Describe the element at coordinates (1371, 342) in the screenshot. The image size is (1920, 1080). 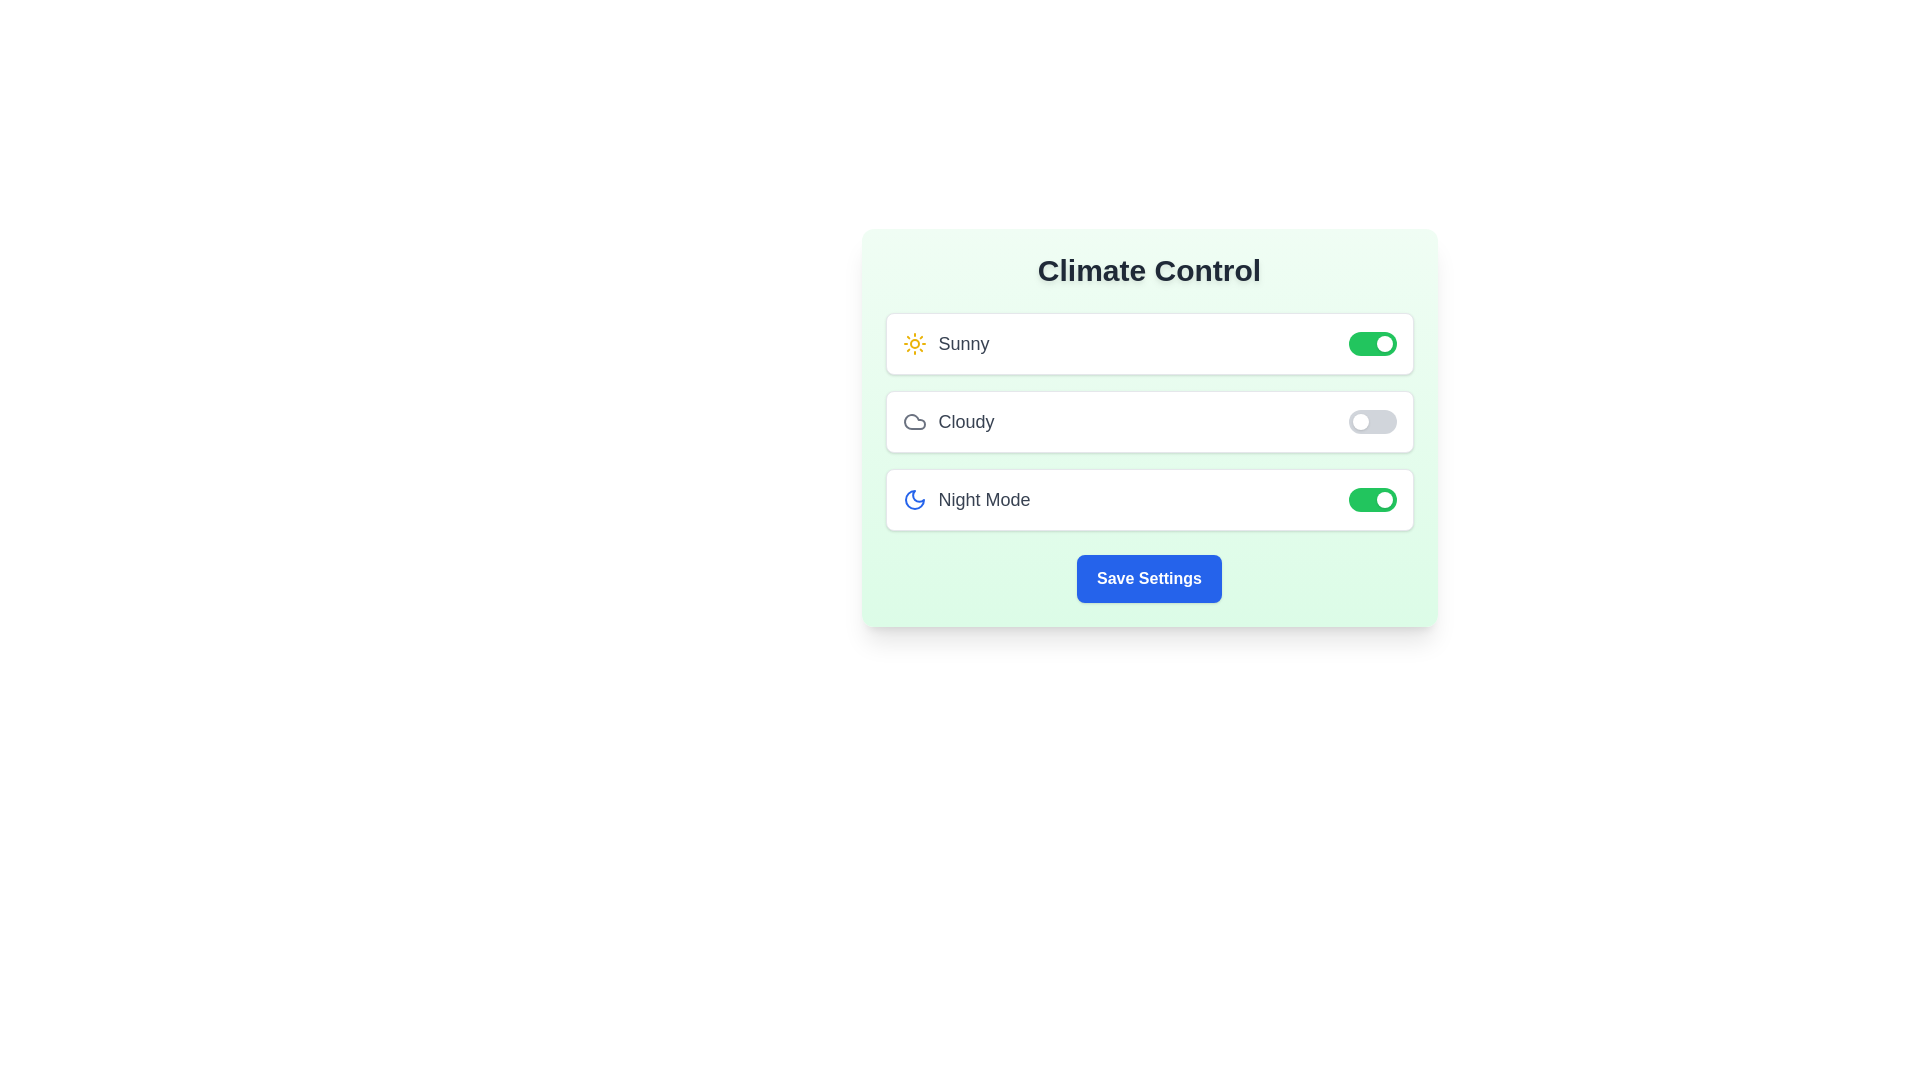
I see `toggle switch for the condition 'Sunny' to change its state` at that location.